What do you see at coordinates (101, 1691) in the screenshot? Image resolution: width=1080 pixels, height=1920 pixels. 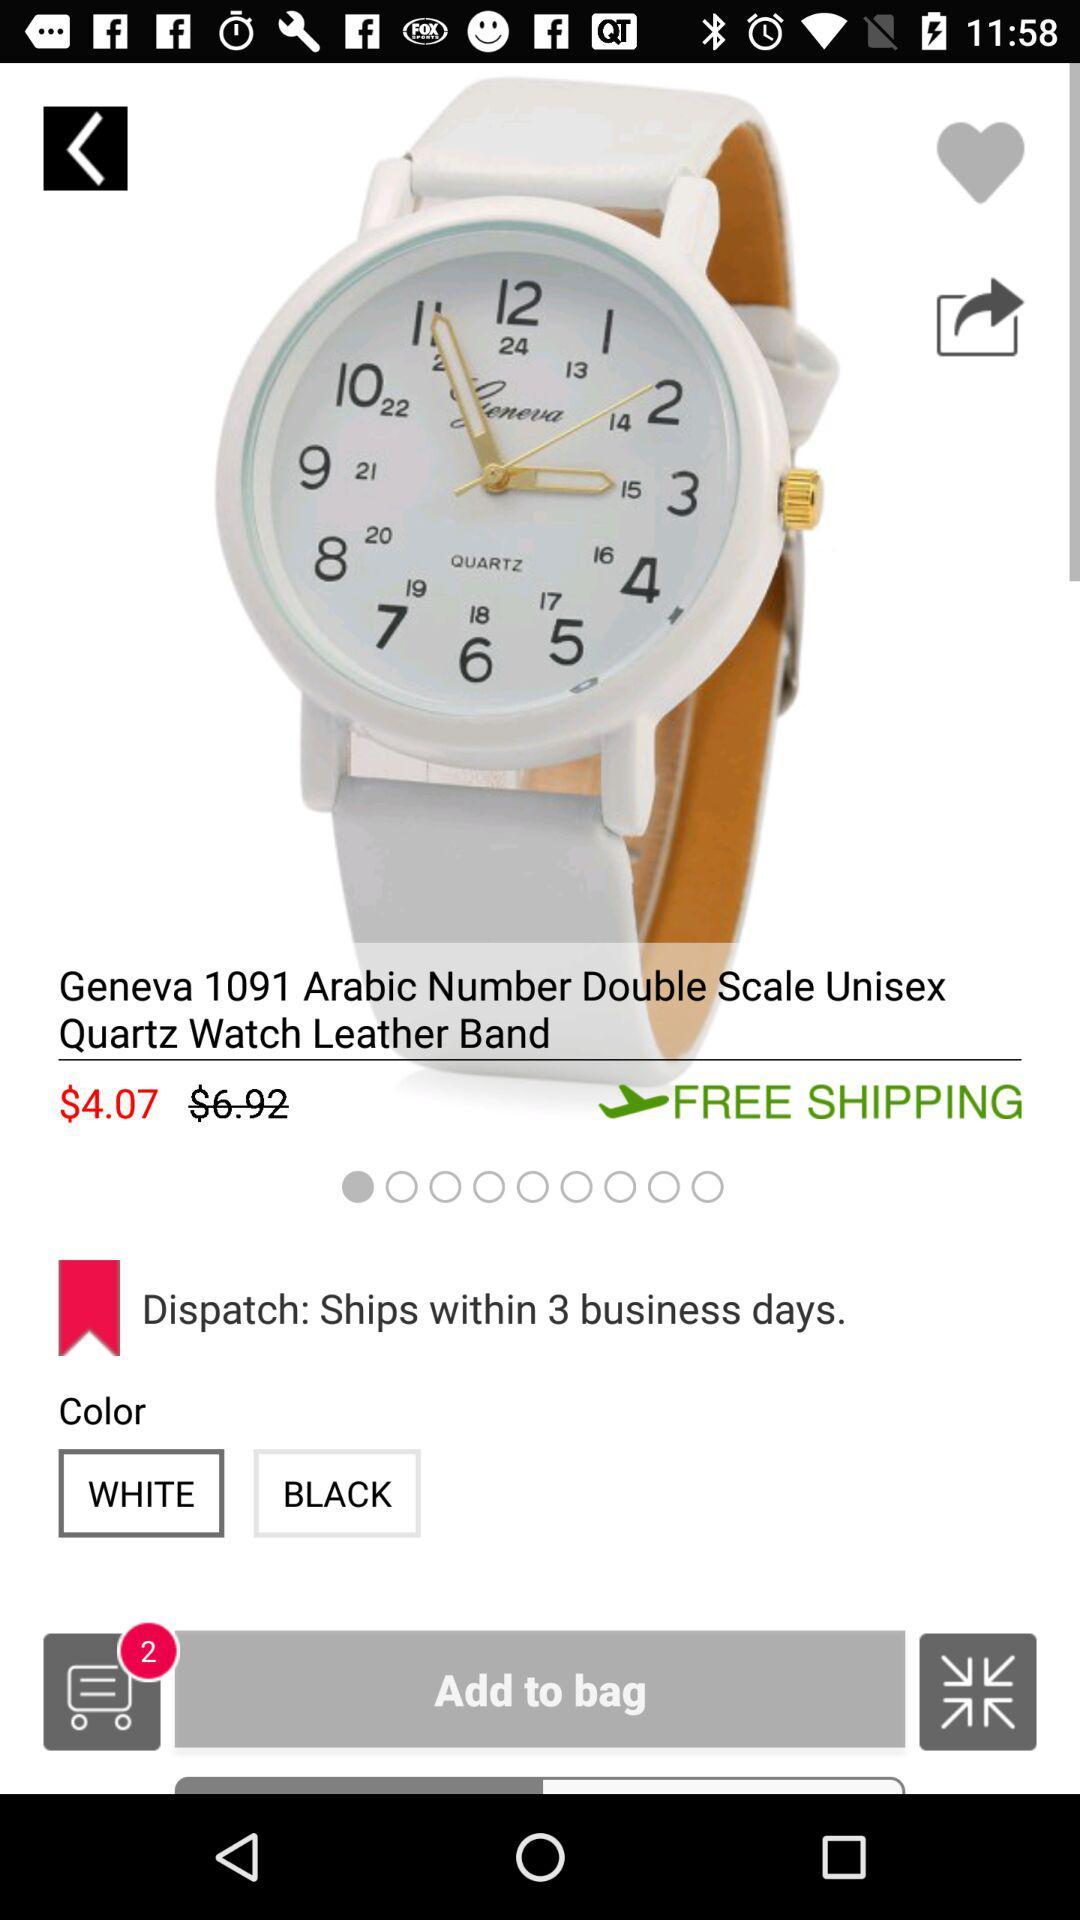 I see `the cart icon` at bounding box center [101, 1691].